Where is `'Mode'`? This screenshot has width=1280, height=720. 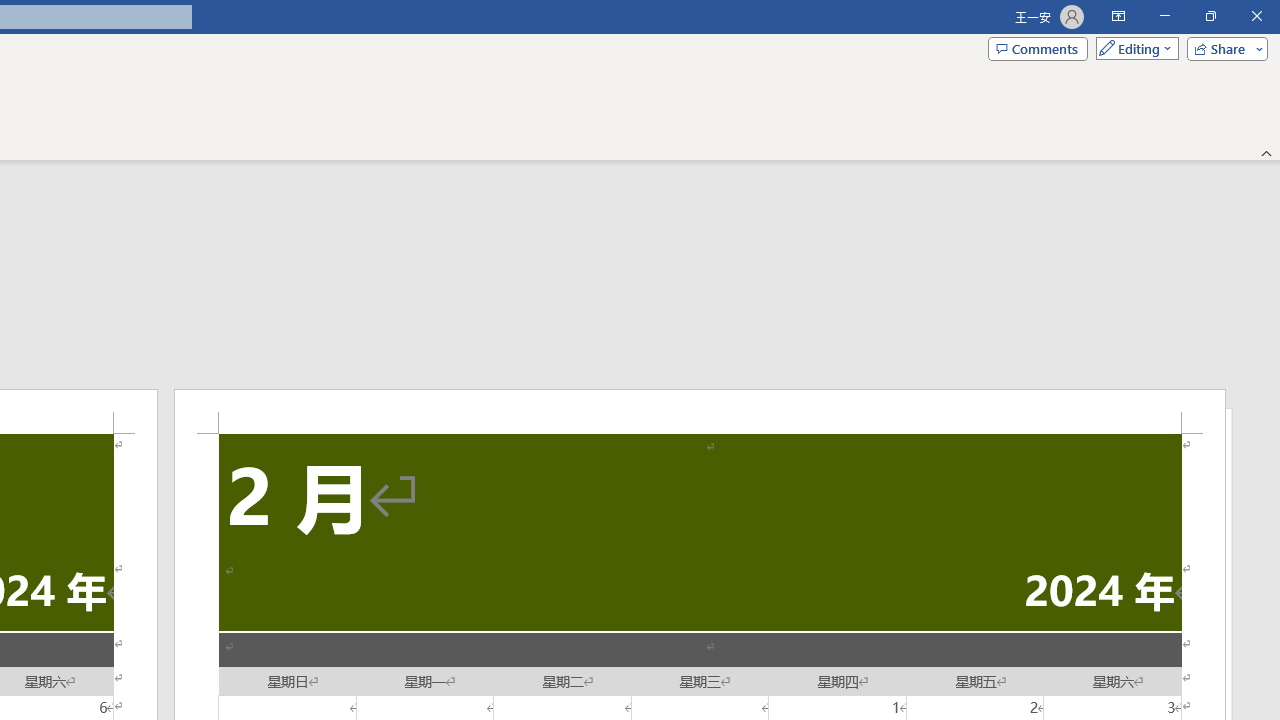 'Mode' is located at coordinates (1133, 47).